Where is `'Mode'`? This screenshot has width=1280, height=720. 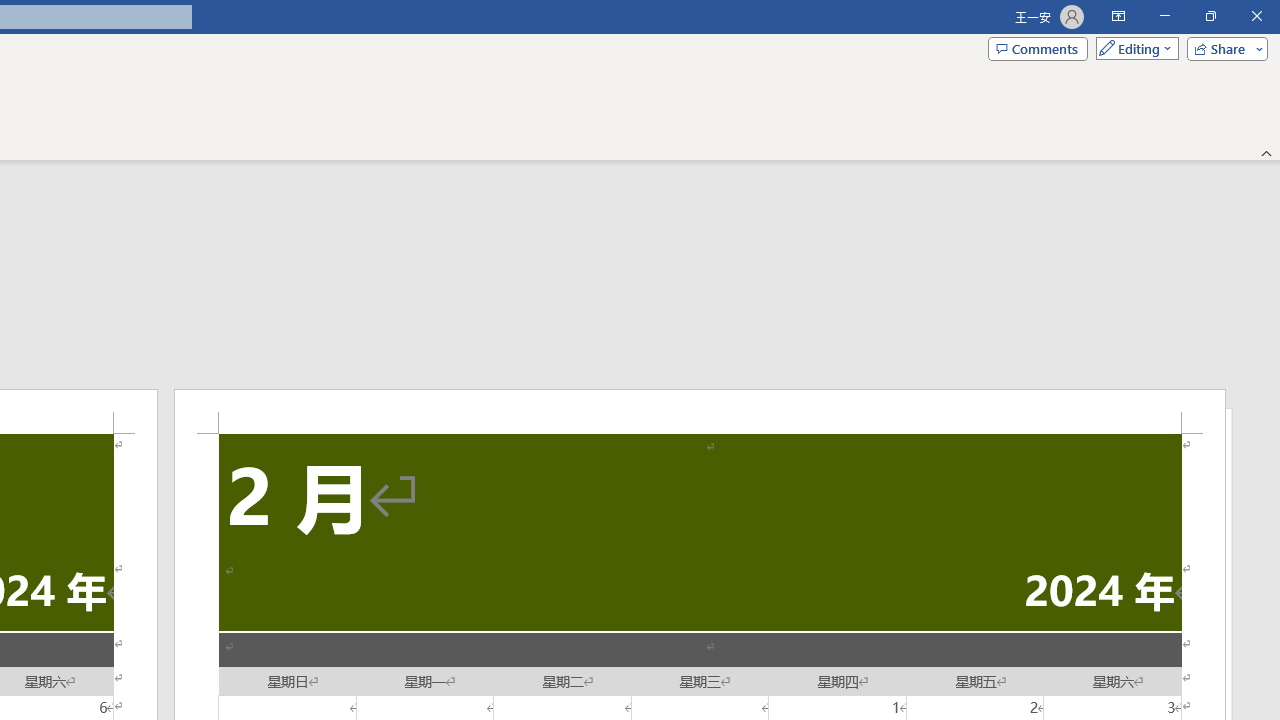 'Mode' is located at coordinates (1133, 47).